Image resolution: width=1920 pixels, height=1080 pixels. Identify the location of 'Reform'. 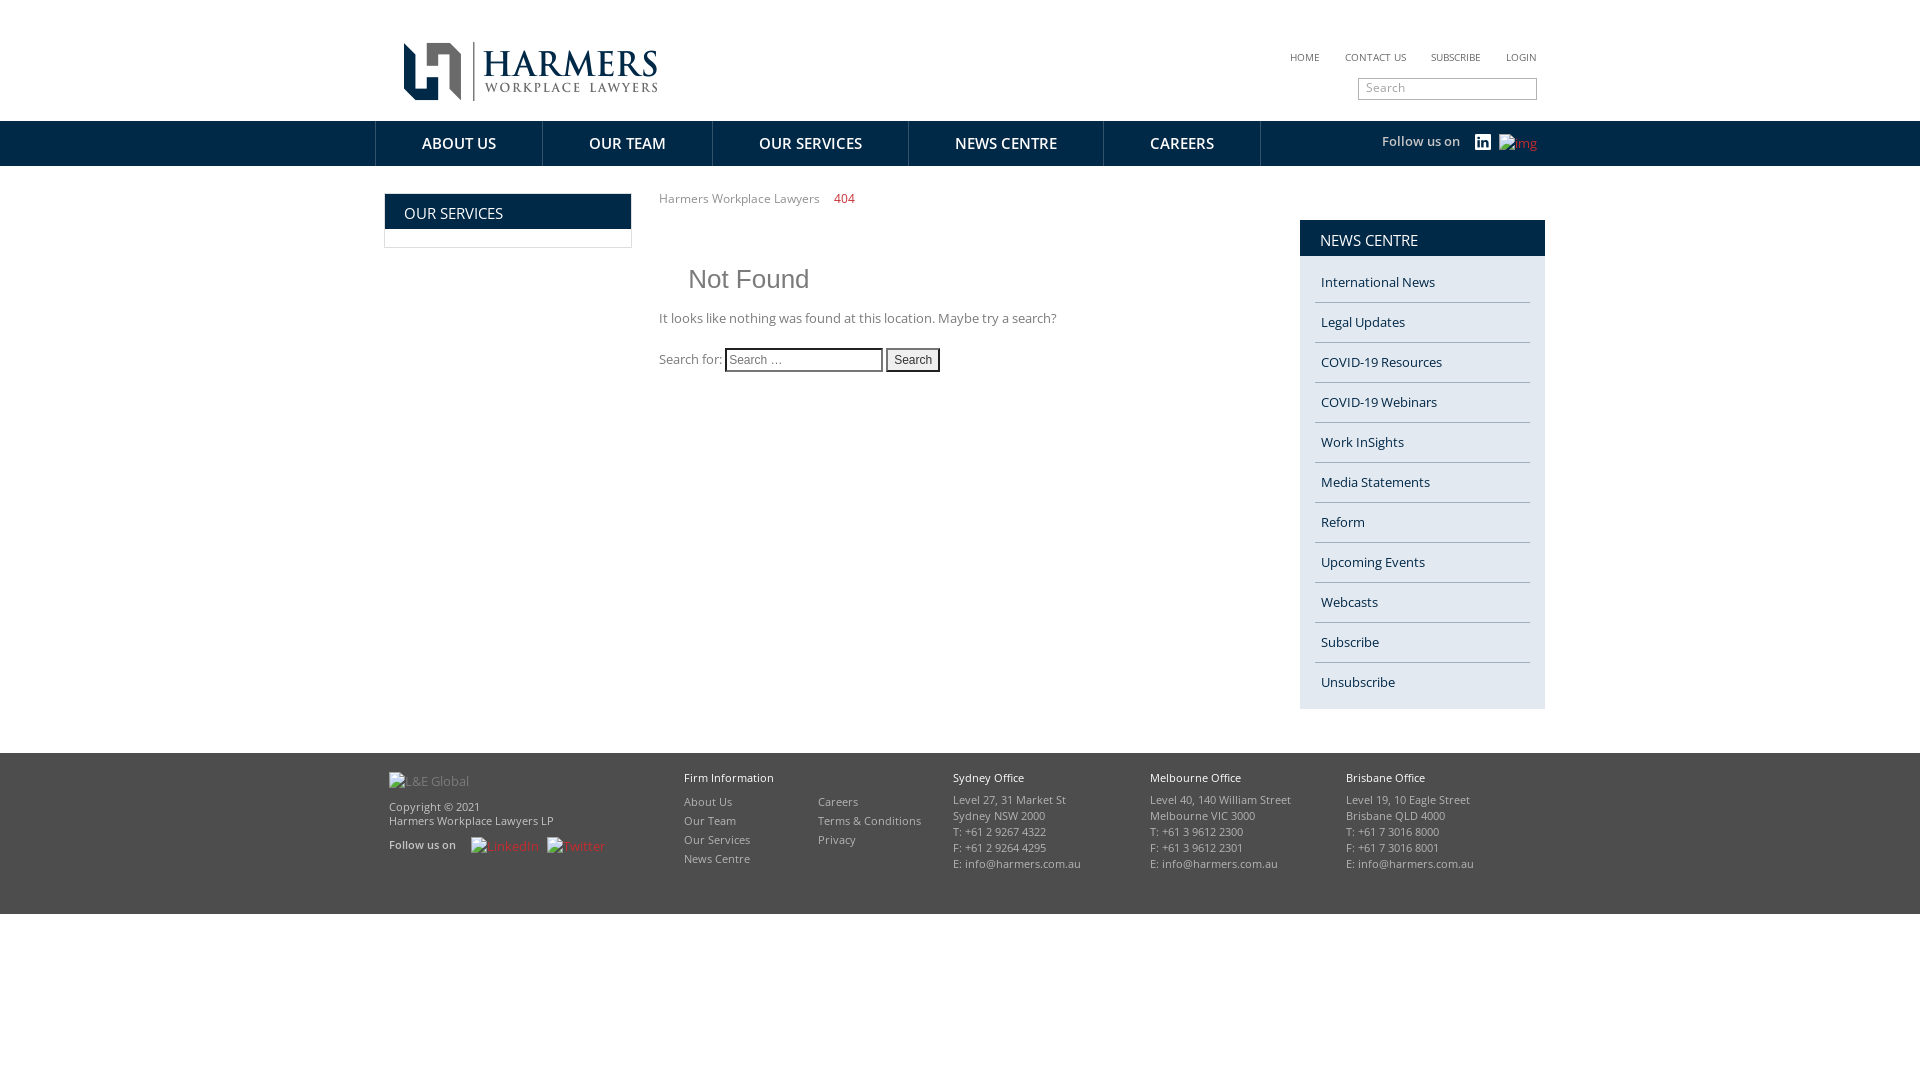
(1421, 522).